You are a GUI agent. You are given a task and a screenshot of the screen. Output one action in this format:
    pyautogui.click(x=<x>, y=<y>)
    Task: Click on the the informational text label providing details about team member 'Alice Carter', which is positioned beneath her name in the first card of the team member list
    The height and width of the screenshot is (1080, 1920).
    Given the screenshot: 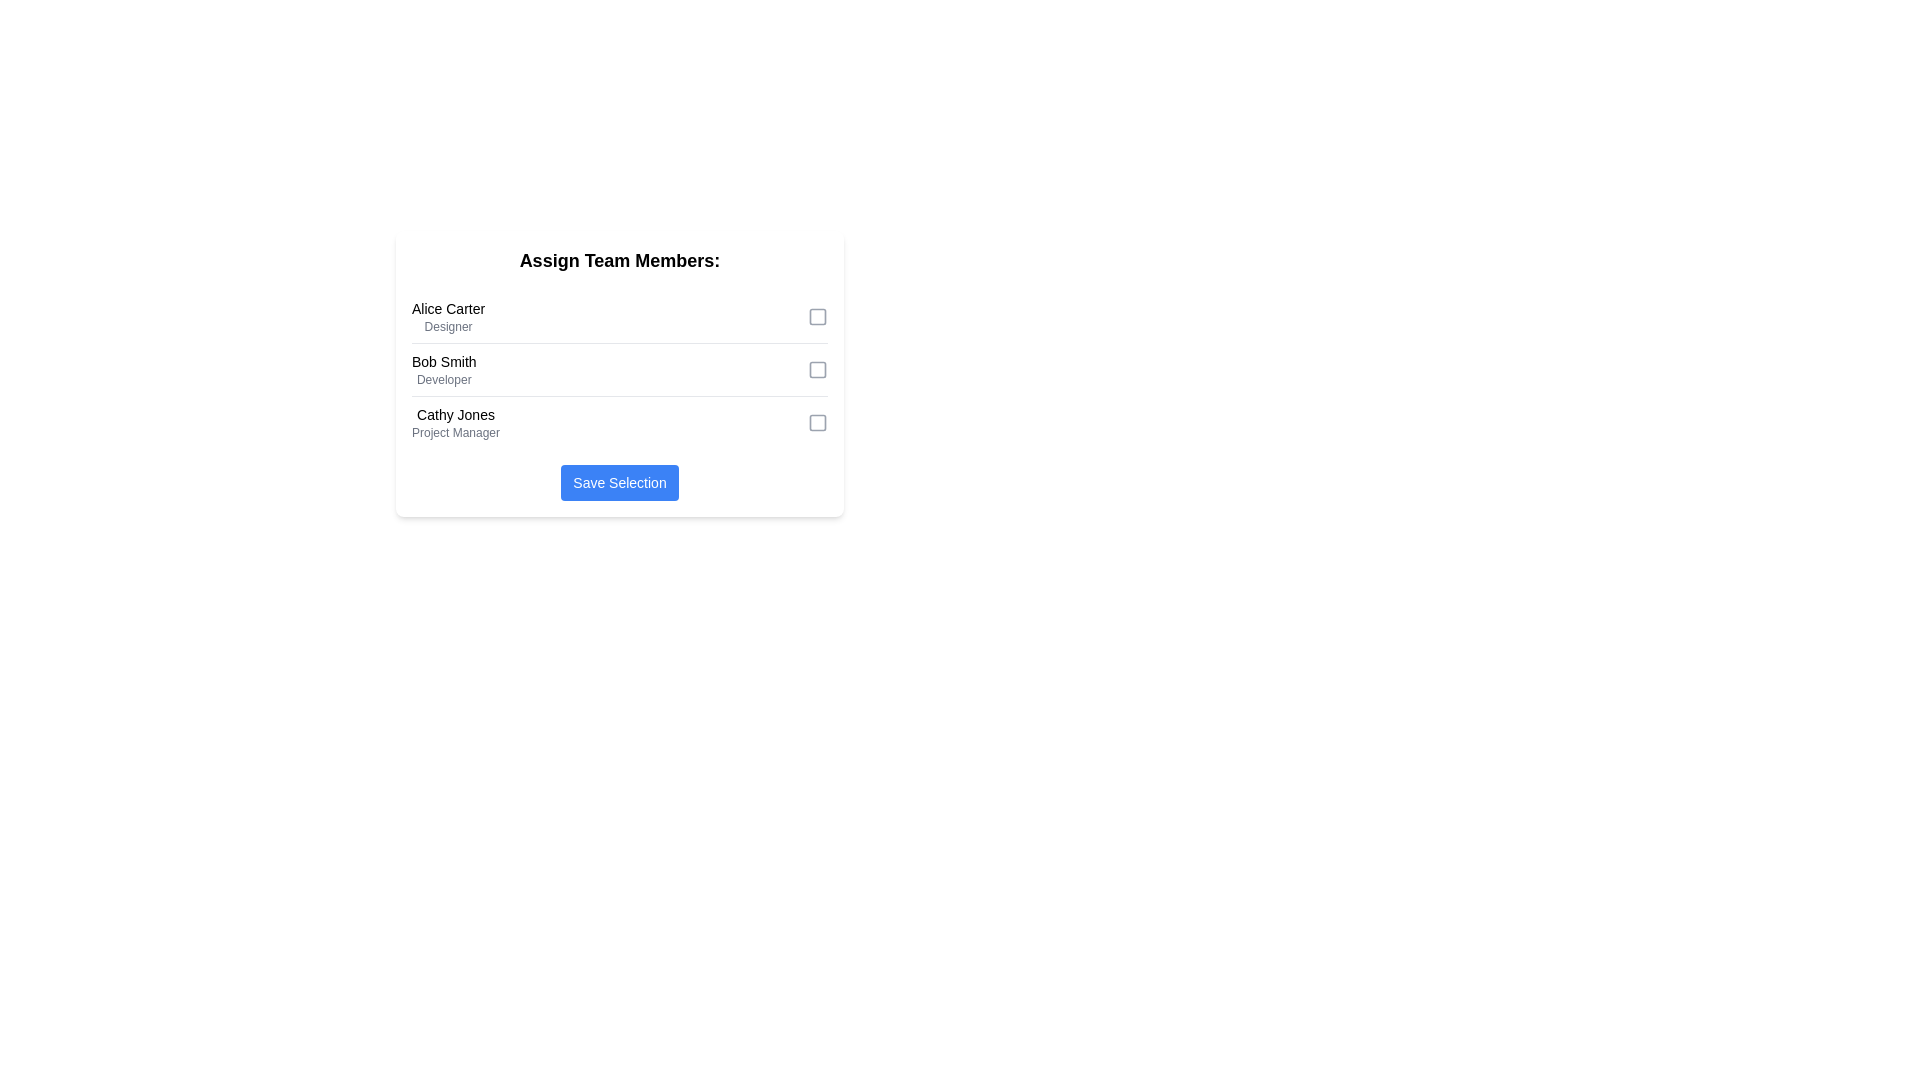 What is the action you would take?
    pyautogui.click(x=447, y=326)
    